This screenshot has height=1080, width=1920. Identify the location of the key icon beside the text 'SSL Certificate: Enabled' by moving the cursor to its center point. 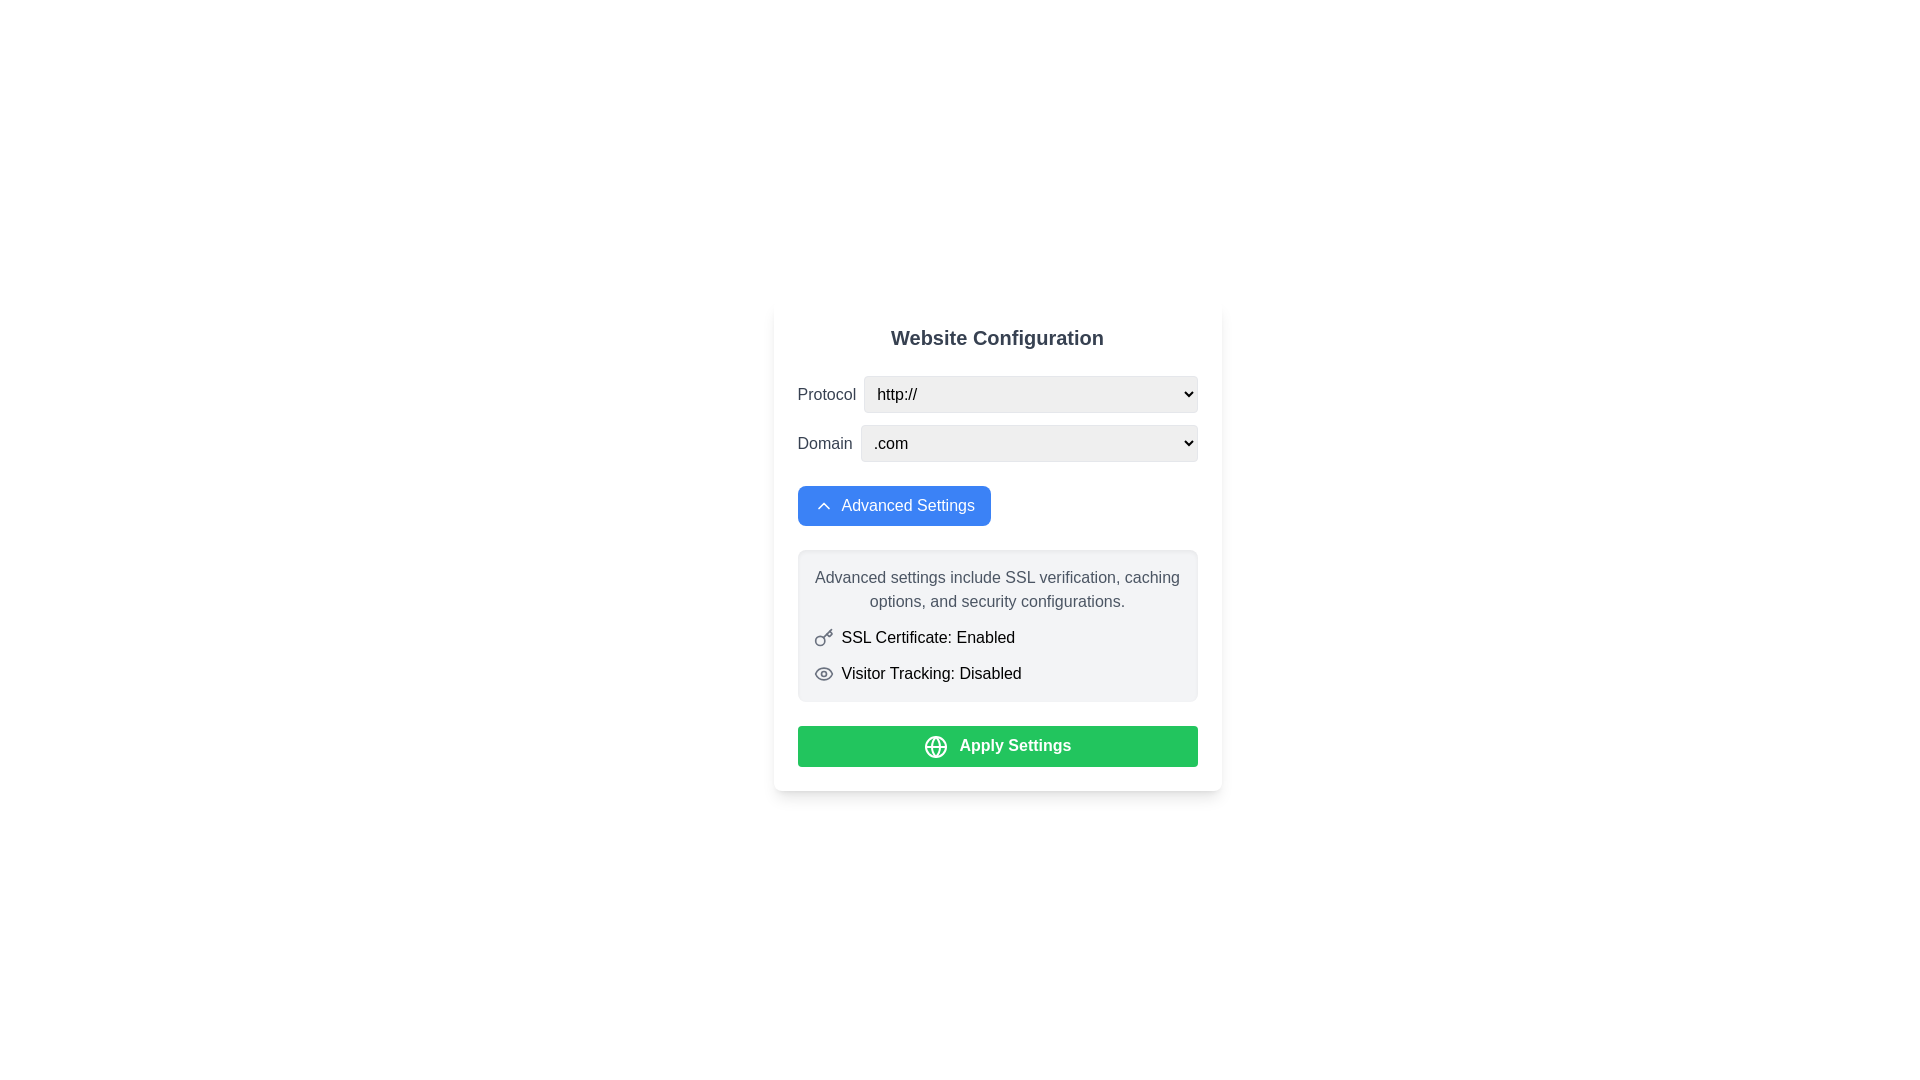
(823, 637).